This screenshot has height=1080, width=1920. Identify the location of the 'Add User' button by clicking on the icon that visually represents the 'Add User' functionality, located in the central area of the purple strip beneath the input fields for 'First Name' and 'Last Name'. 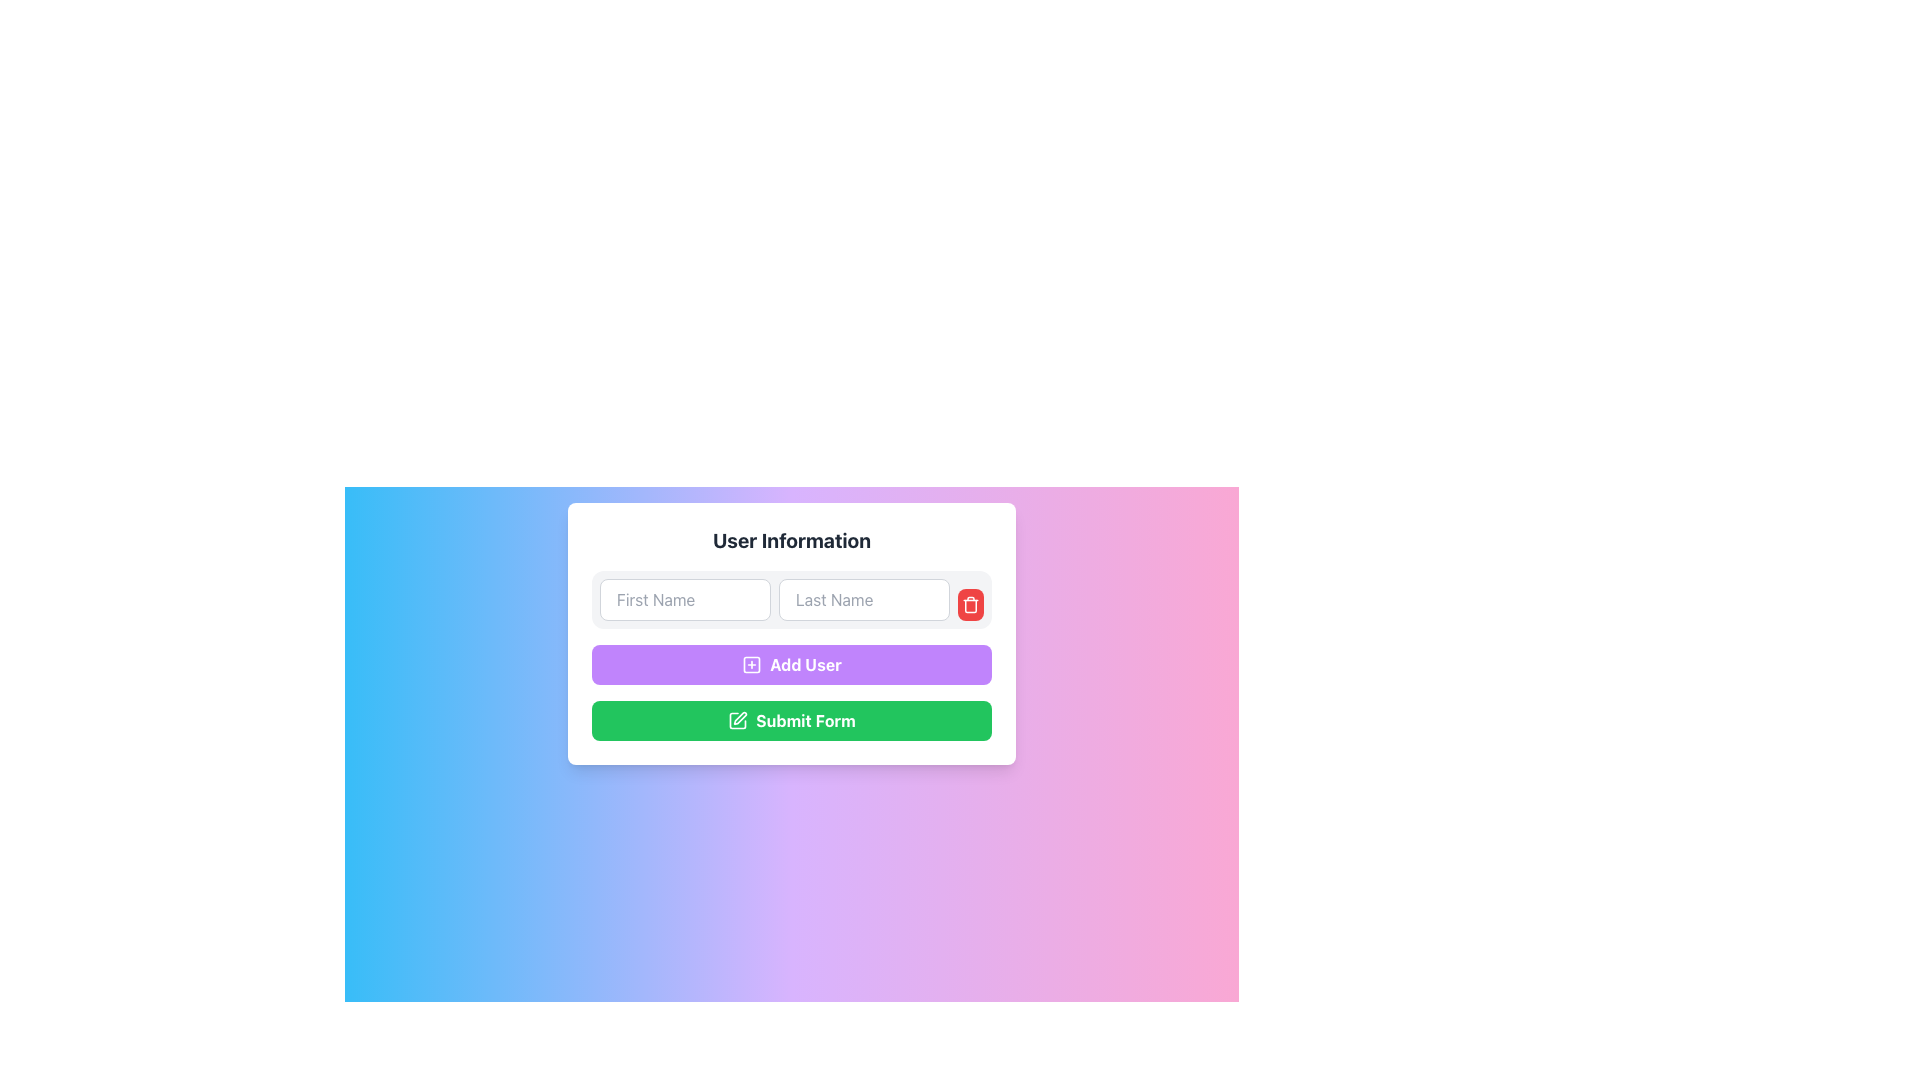
(751, 664).